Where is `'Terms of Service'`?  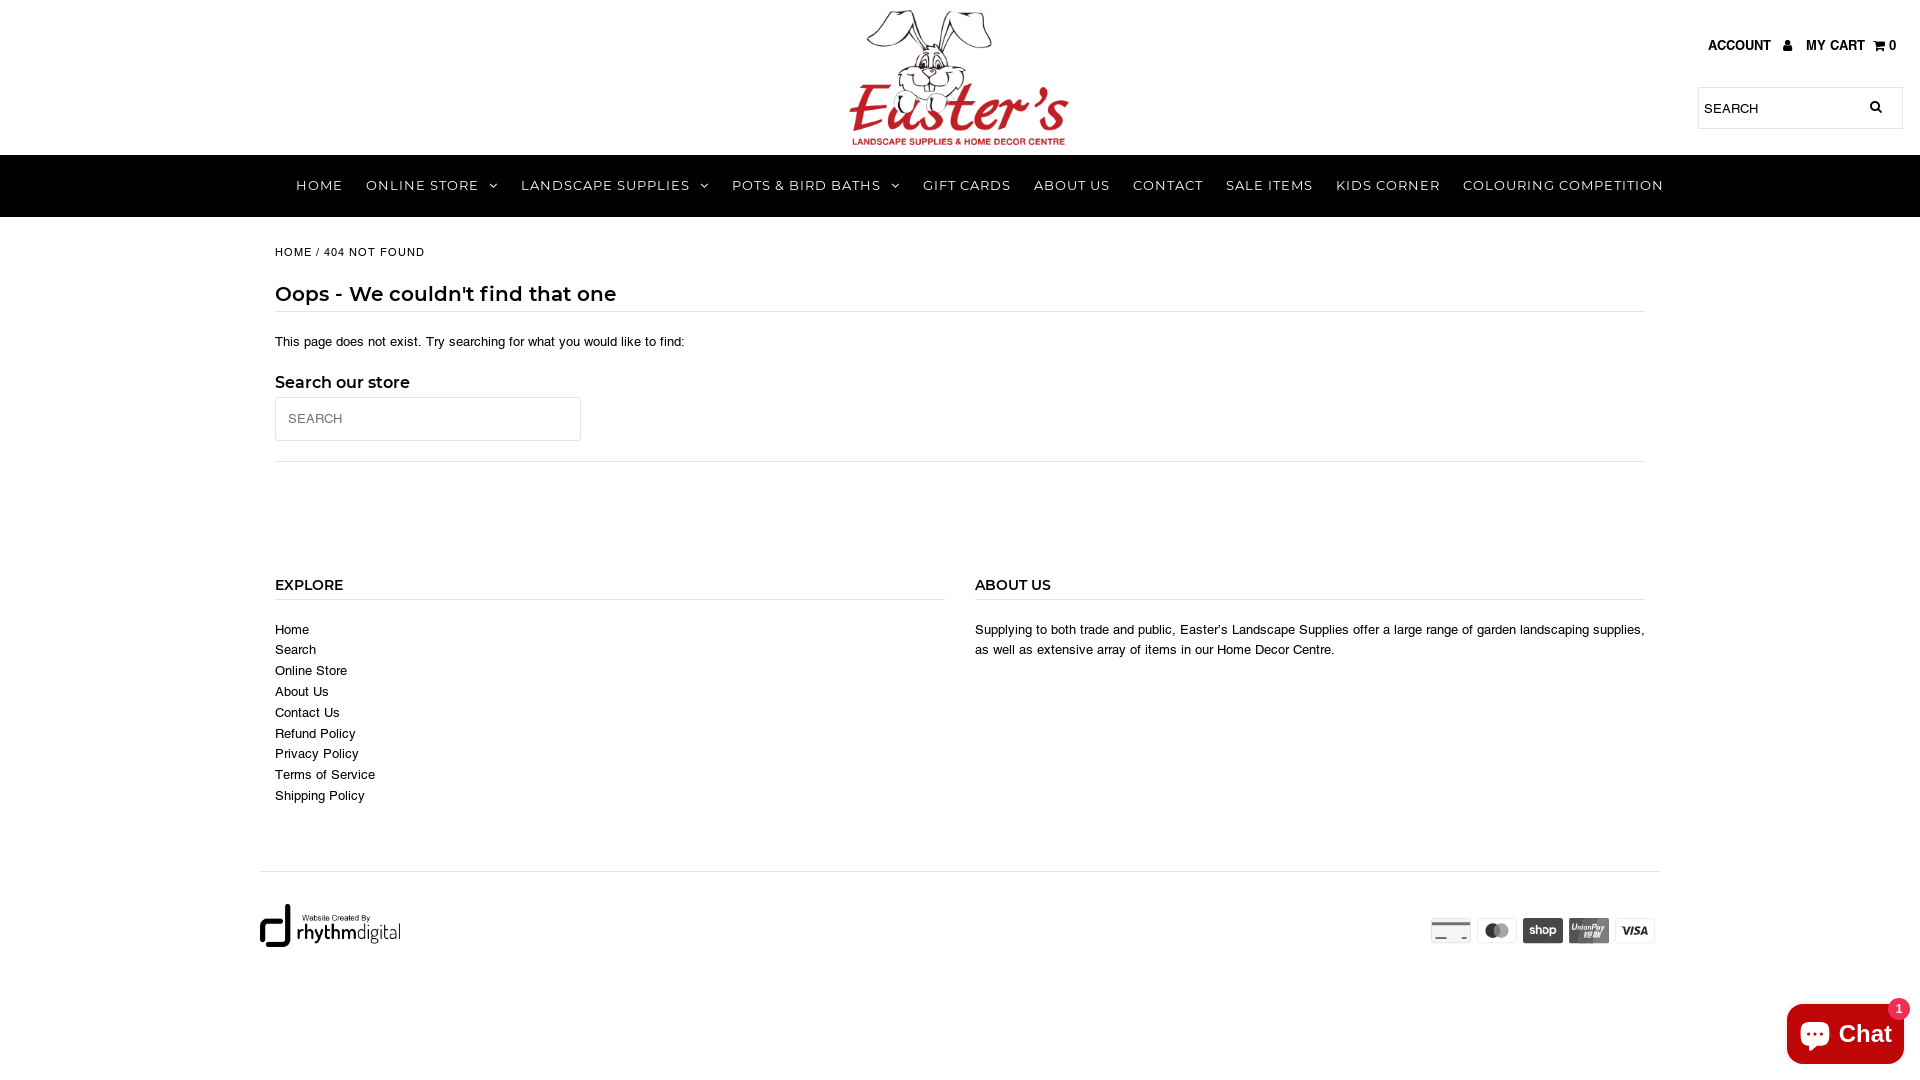
'Terms of Service' is located at coordinates (325, 774).